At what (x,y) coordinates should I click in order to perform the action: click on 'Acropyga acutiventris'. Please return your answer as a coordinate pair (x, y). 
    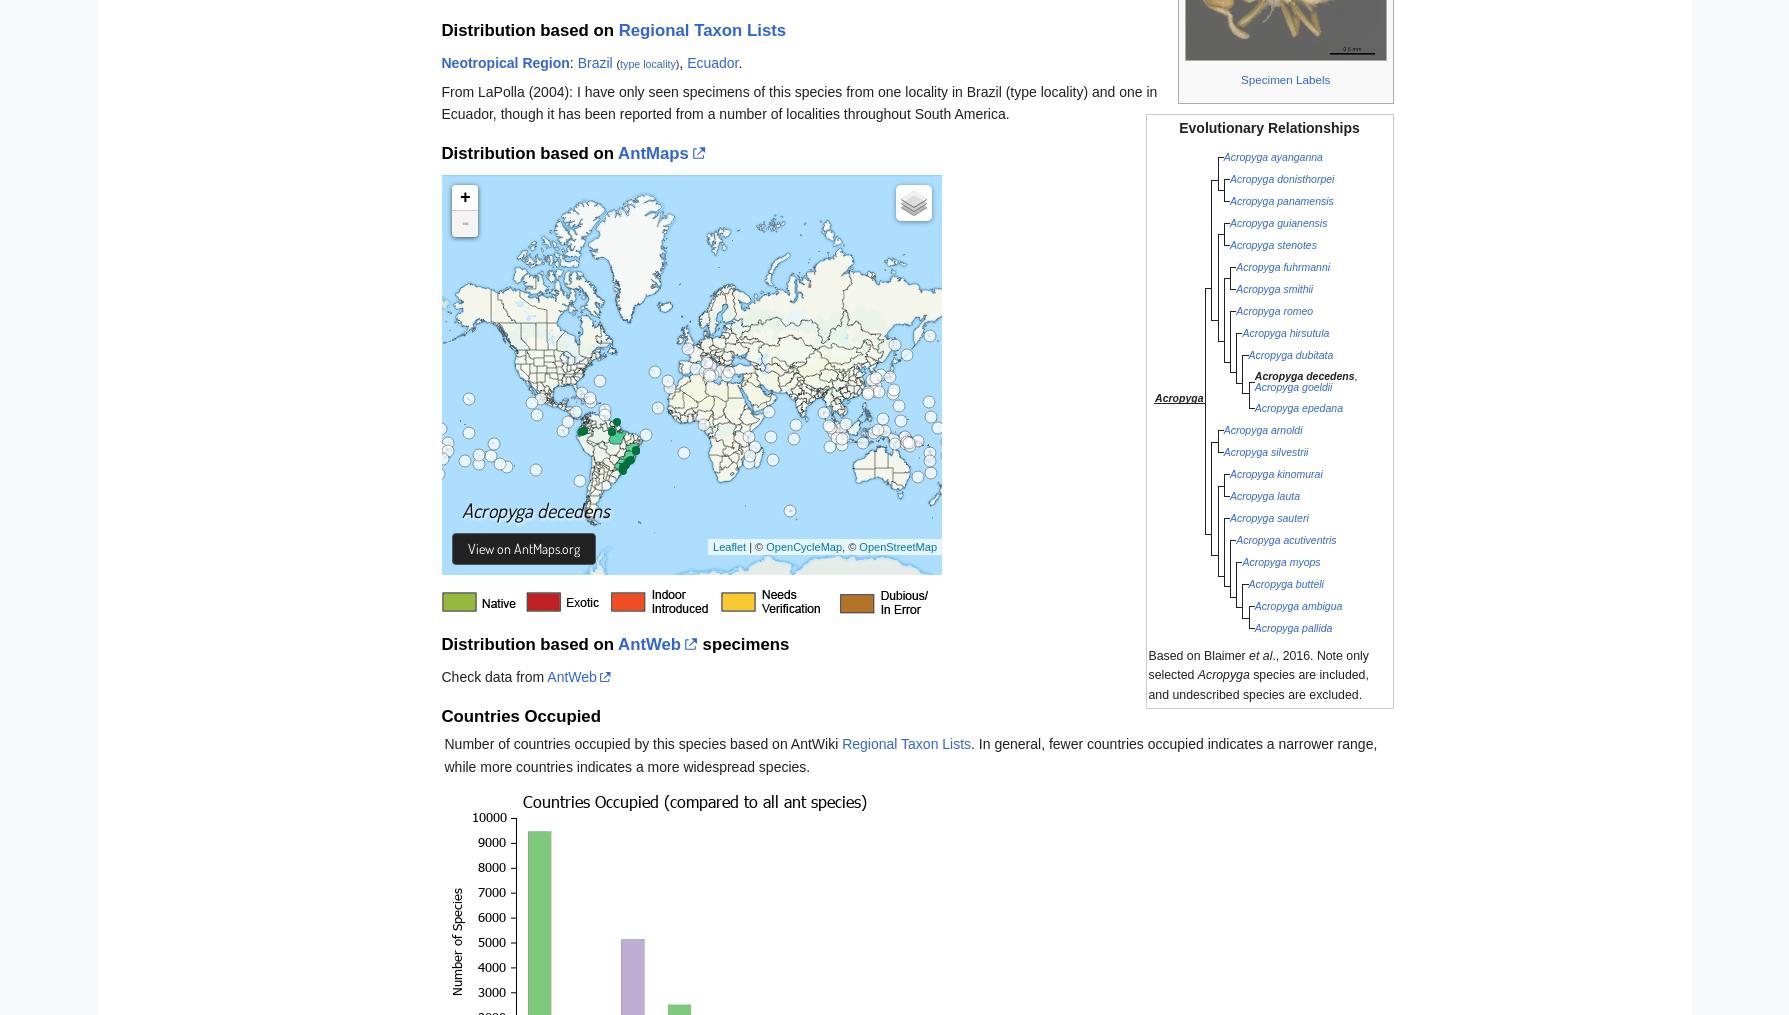
    Looking at the image, I should click on (1285, 539).